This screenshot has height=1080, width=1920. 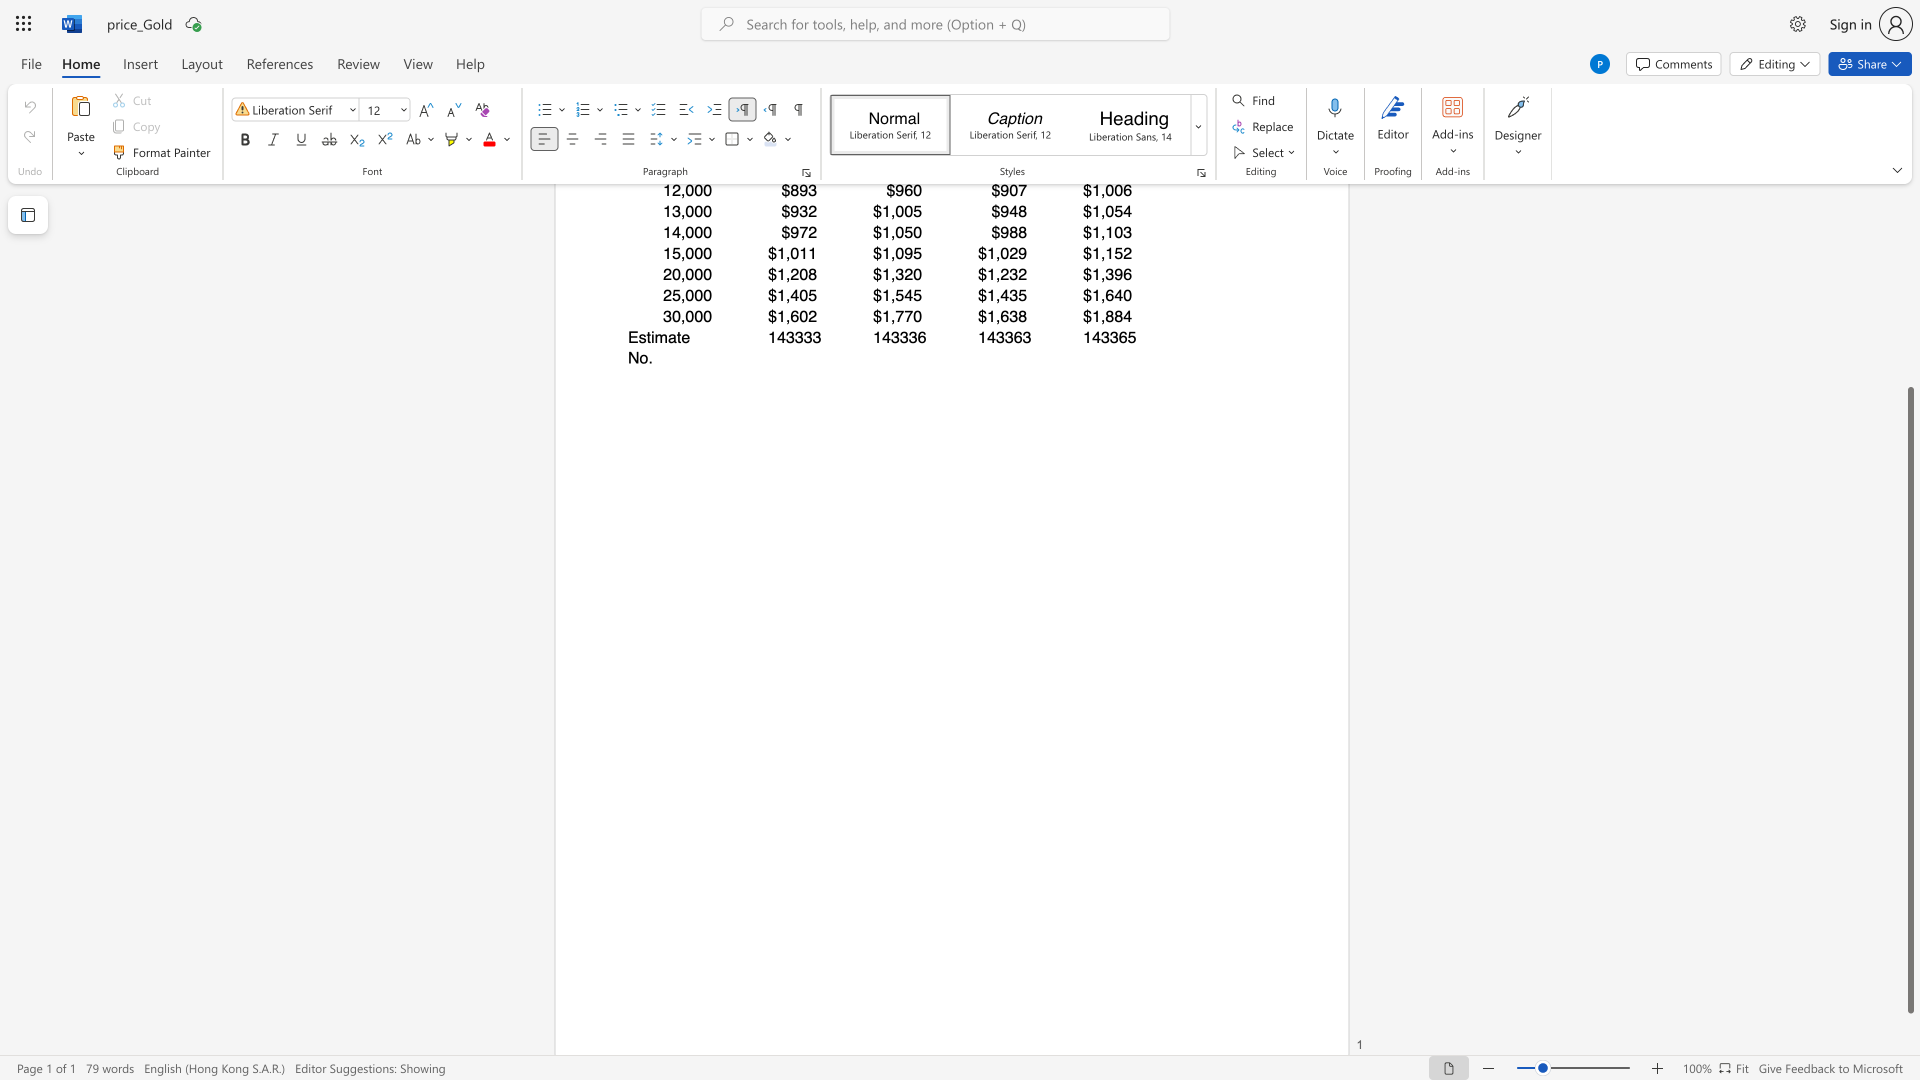 What do you see at coordinates (1909, 699) in the screenshot?
I see `the scrollbar and move down 10 pixels` at bounding box center [1909, 699].